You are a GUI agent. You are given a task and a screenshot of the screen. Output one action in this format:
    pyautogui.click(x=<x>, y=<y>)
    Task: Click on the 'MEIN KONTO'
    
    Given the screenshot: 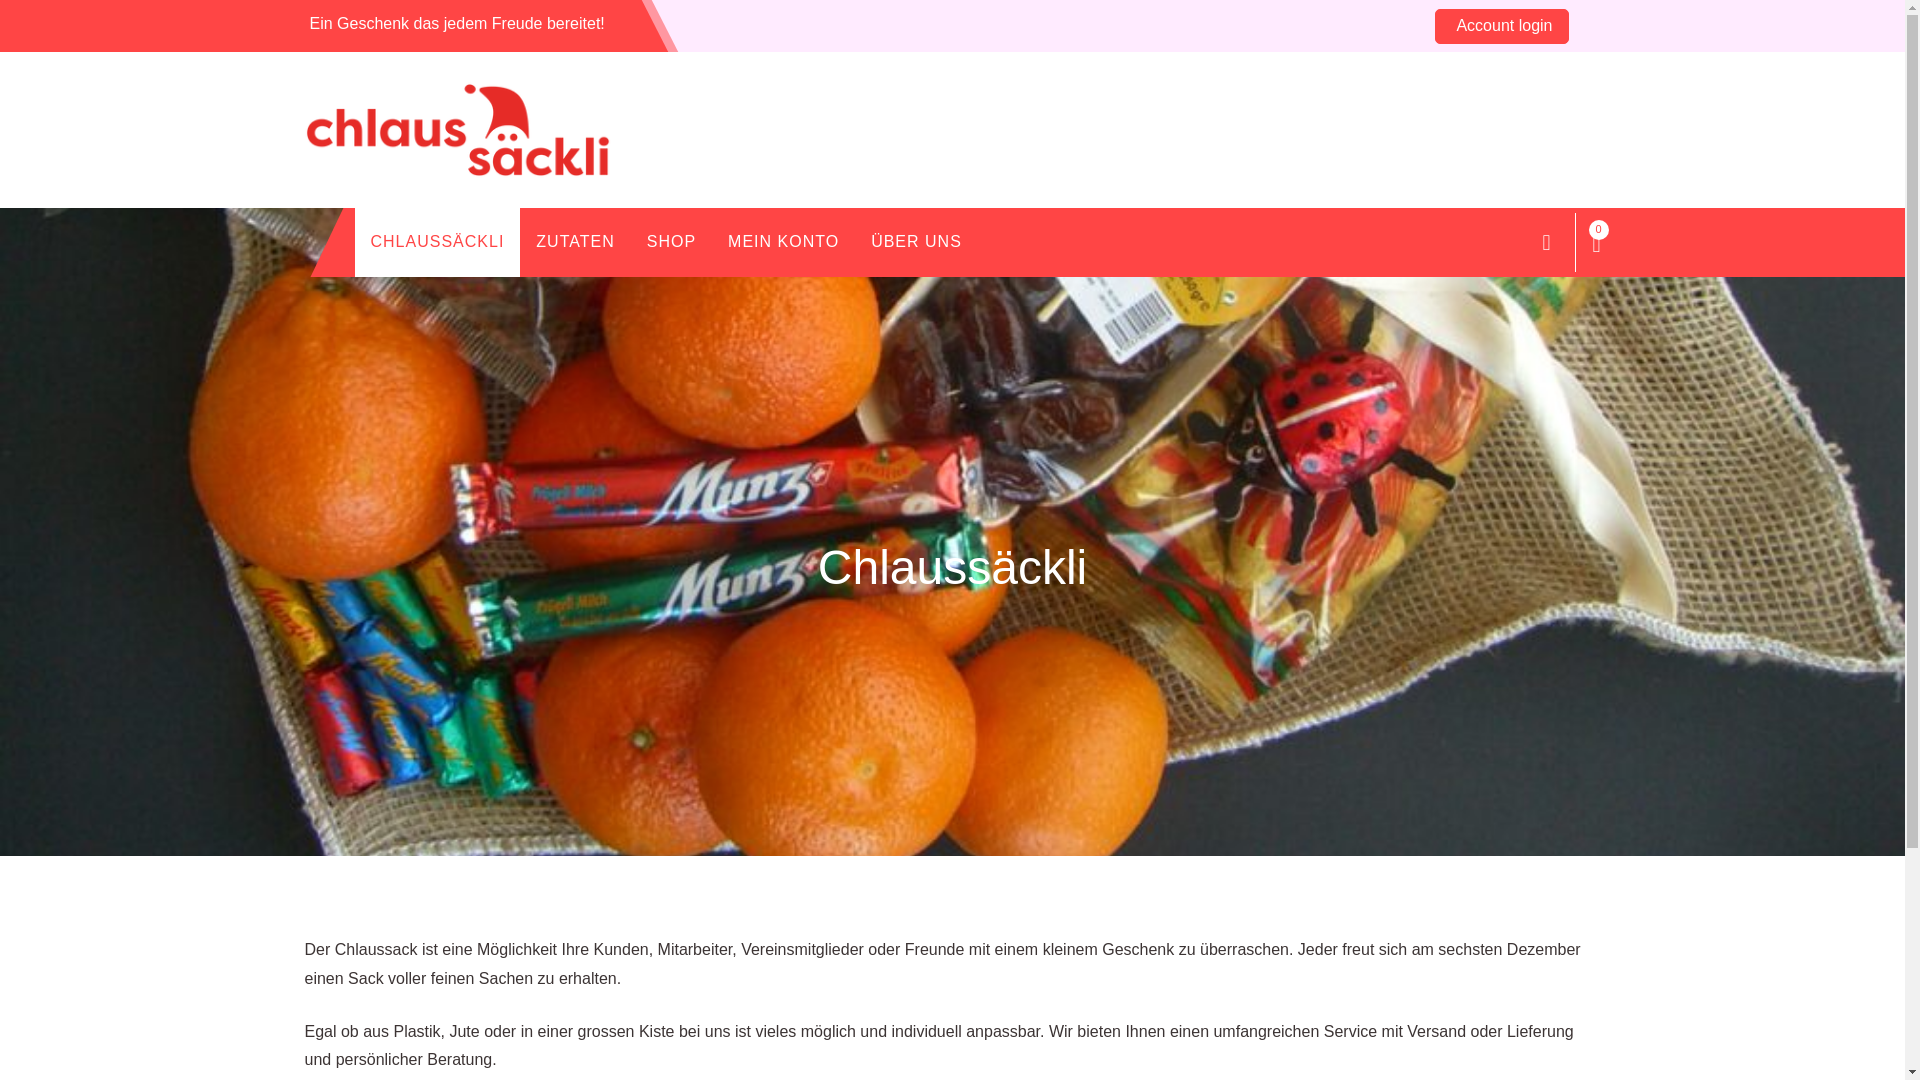 What is the action you would take?
    pyautogui.click(x=782, y=241)
    